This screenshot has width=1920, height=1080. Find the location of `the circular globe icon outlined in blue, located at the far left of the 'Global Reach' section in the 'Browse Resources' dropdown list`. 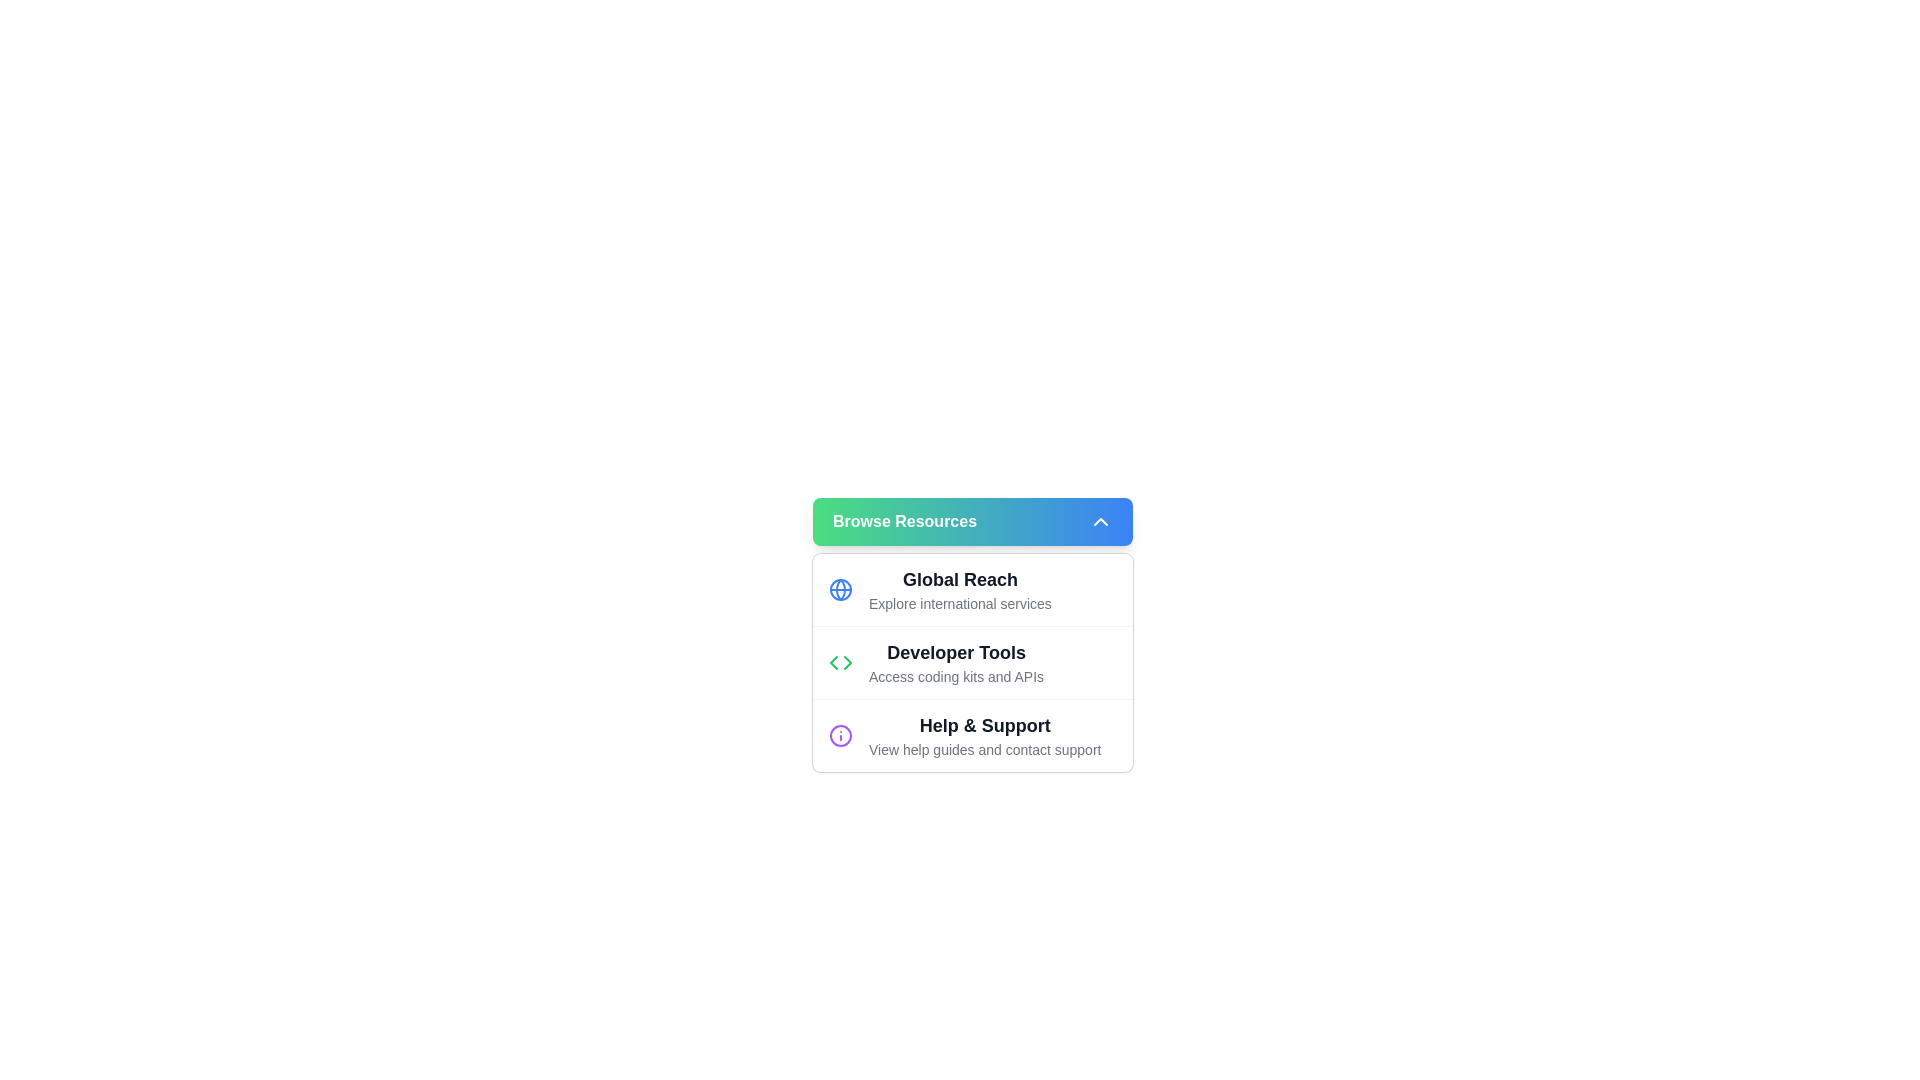

the circular globe icon outlined in blue, located at the far left of the 'Global Reach' section in the 'Browse Resources' dropdown list is located at coordinates (840, 589).